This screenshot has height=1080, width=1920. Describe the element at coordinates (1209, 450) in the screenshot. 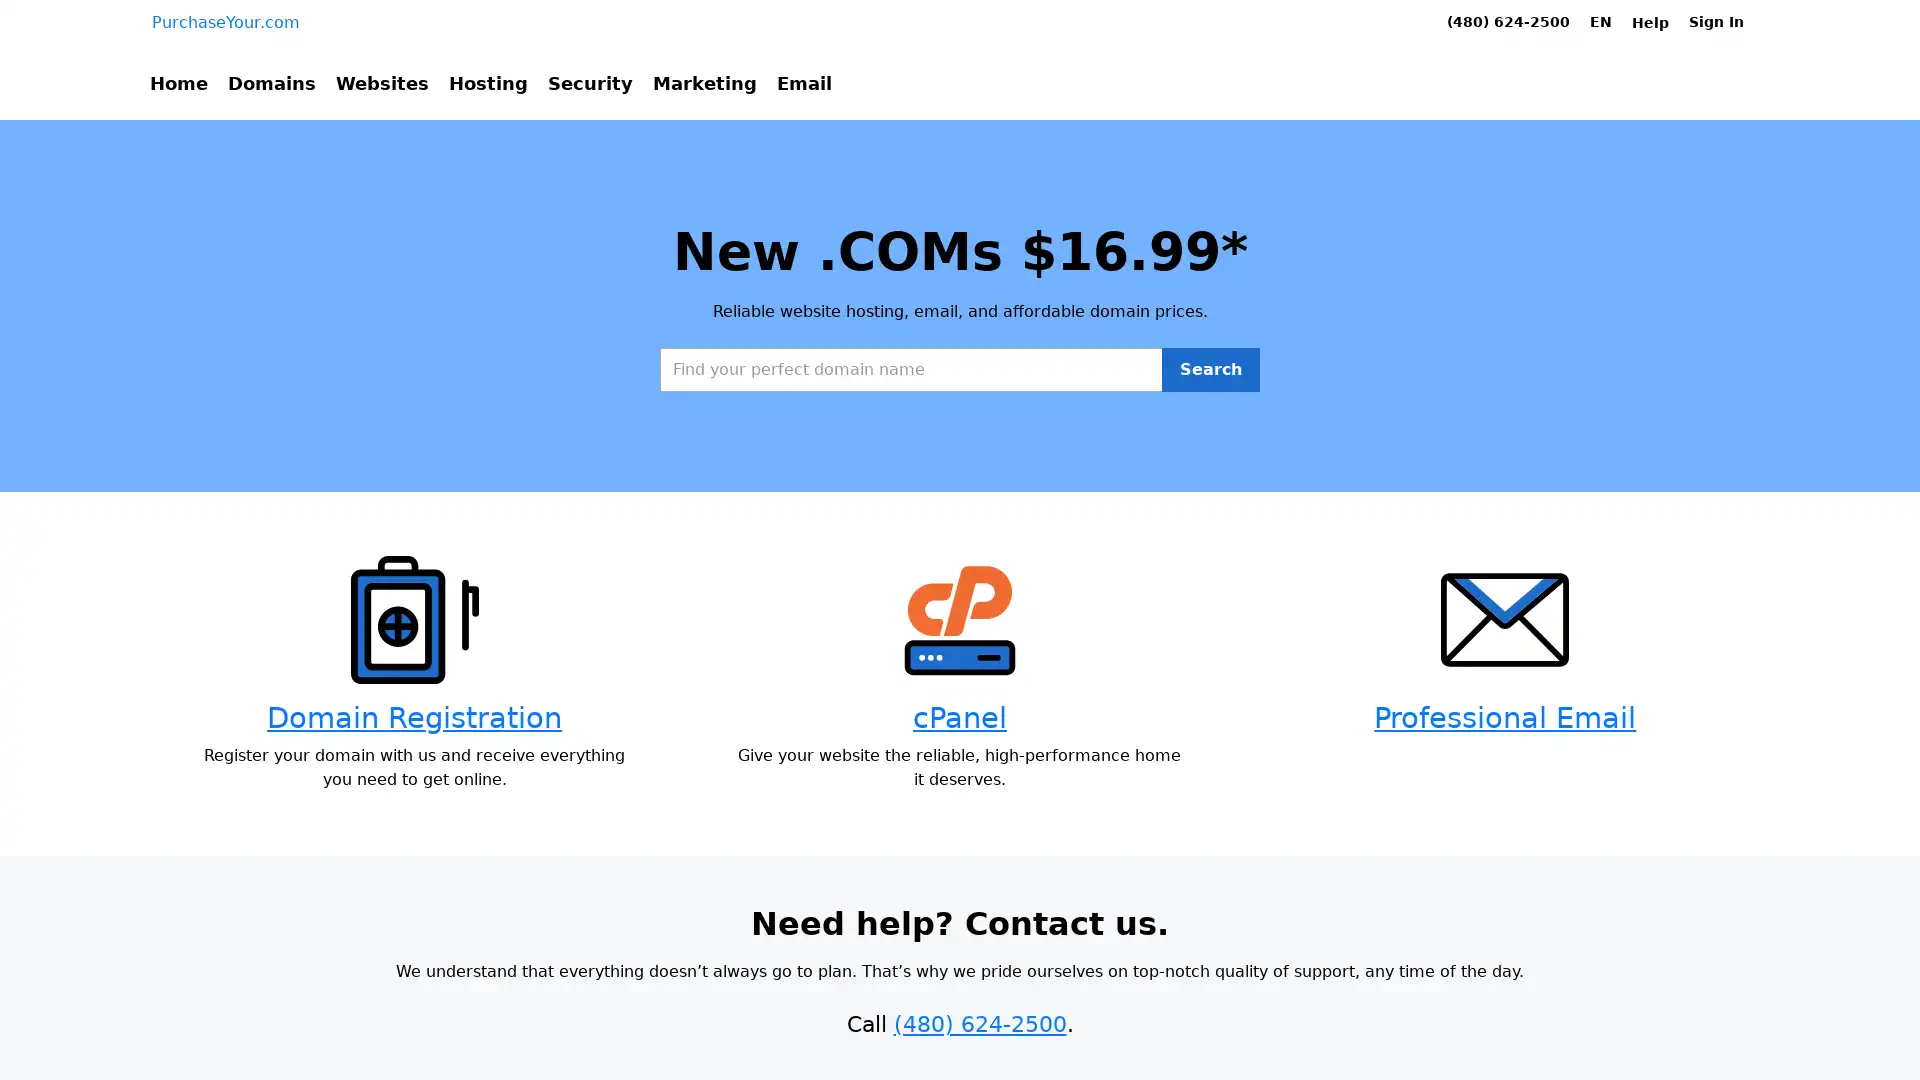

I see `Search` at that location.